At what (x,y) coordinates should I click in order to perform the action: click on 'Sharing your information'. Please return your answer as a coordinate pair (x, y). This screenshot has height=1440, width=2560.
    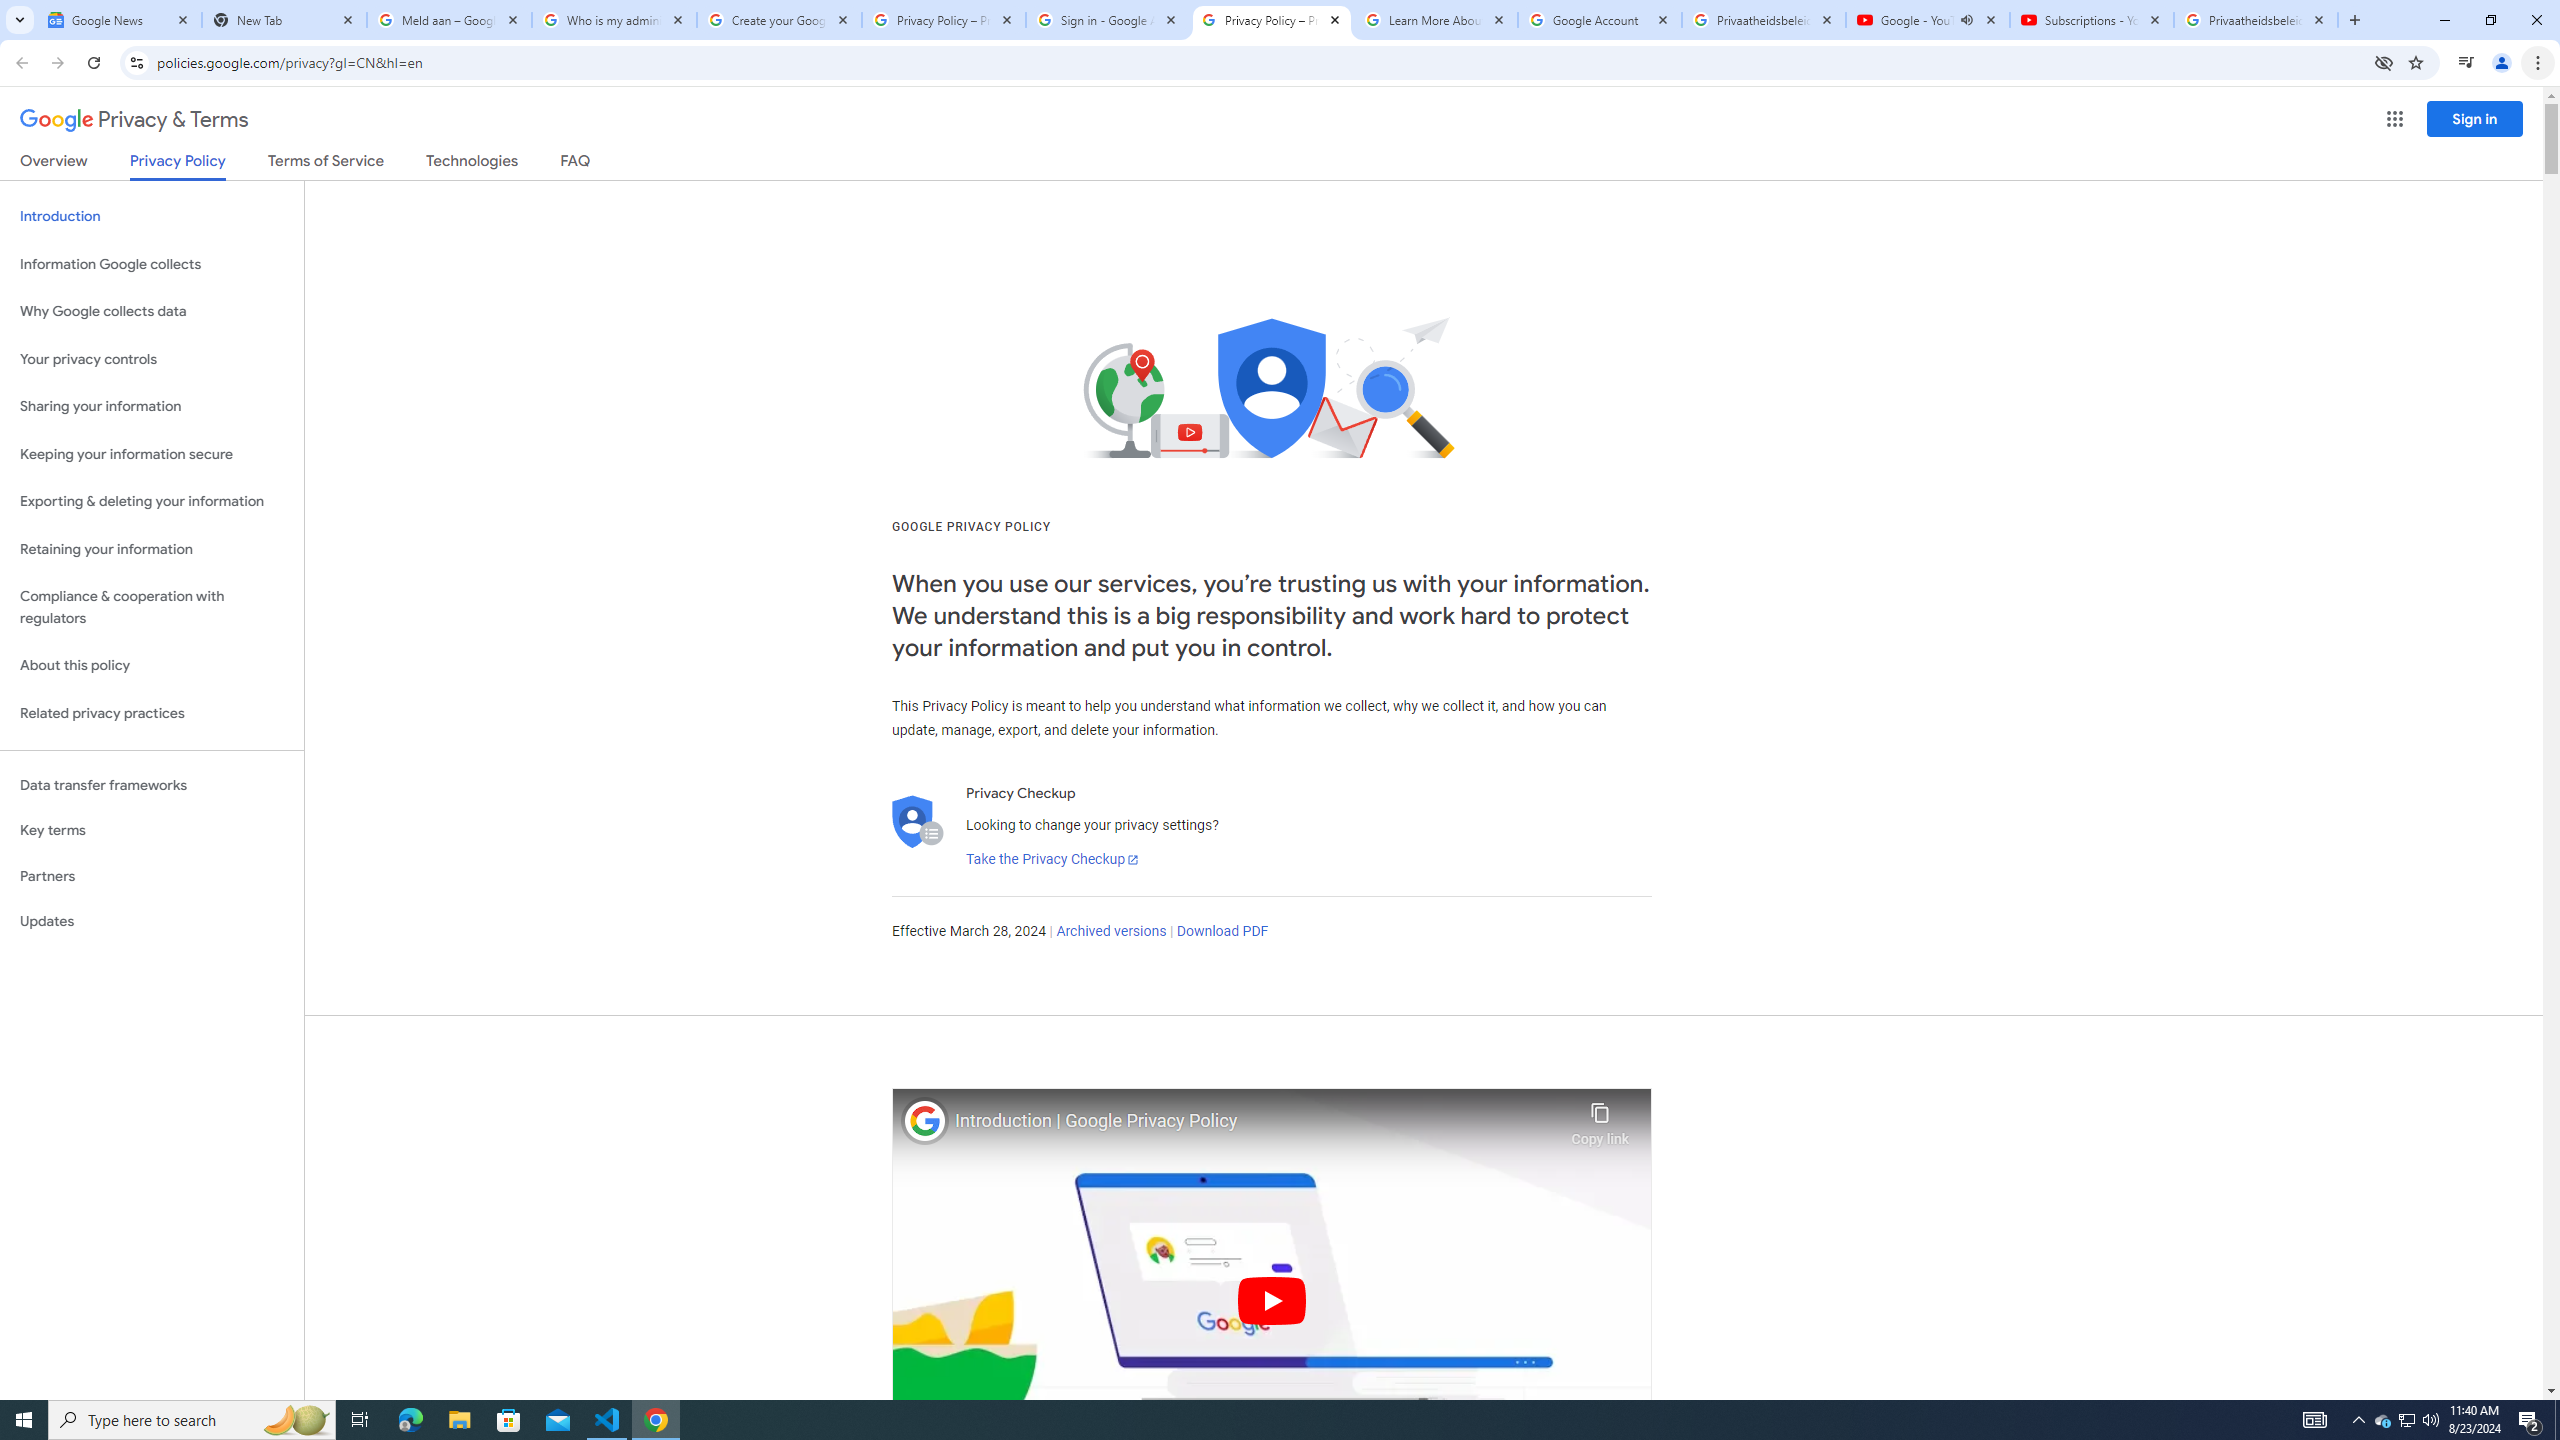
    Looking at the image, I should click on (151, 405).